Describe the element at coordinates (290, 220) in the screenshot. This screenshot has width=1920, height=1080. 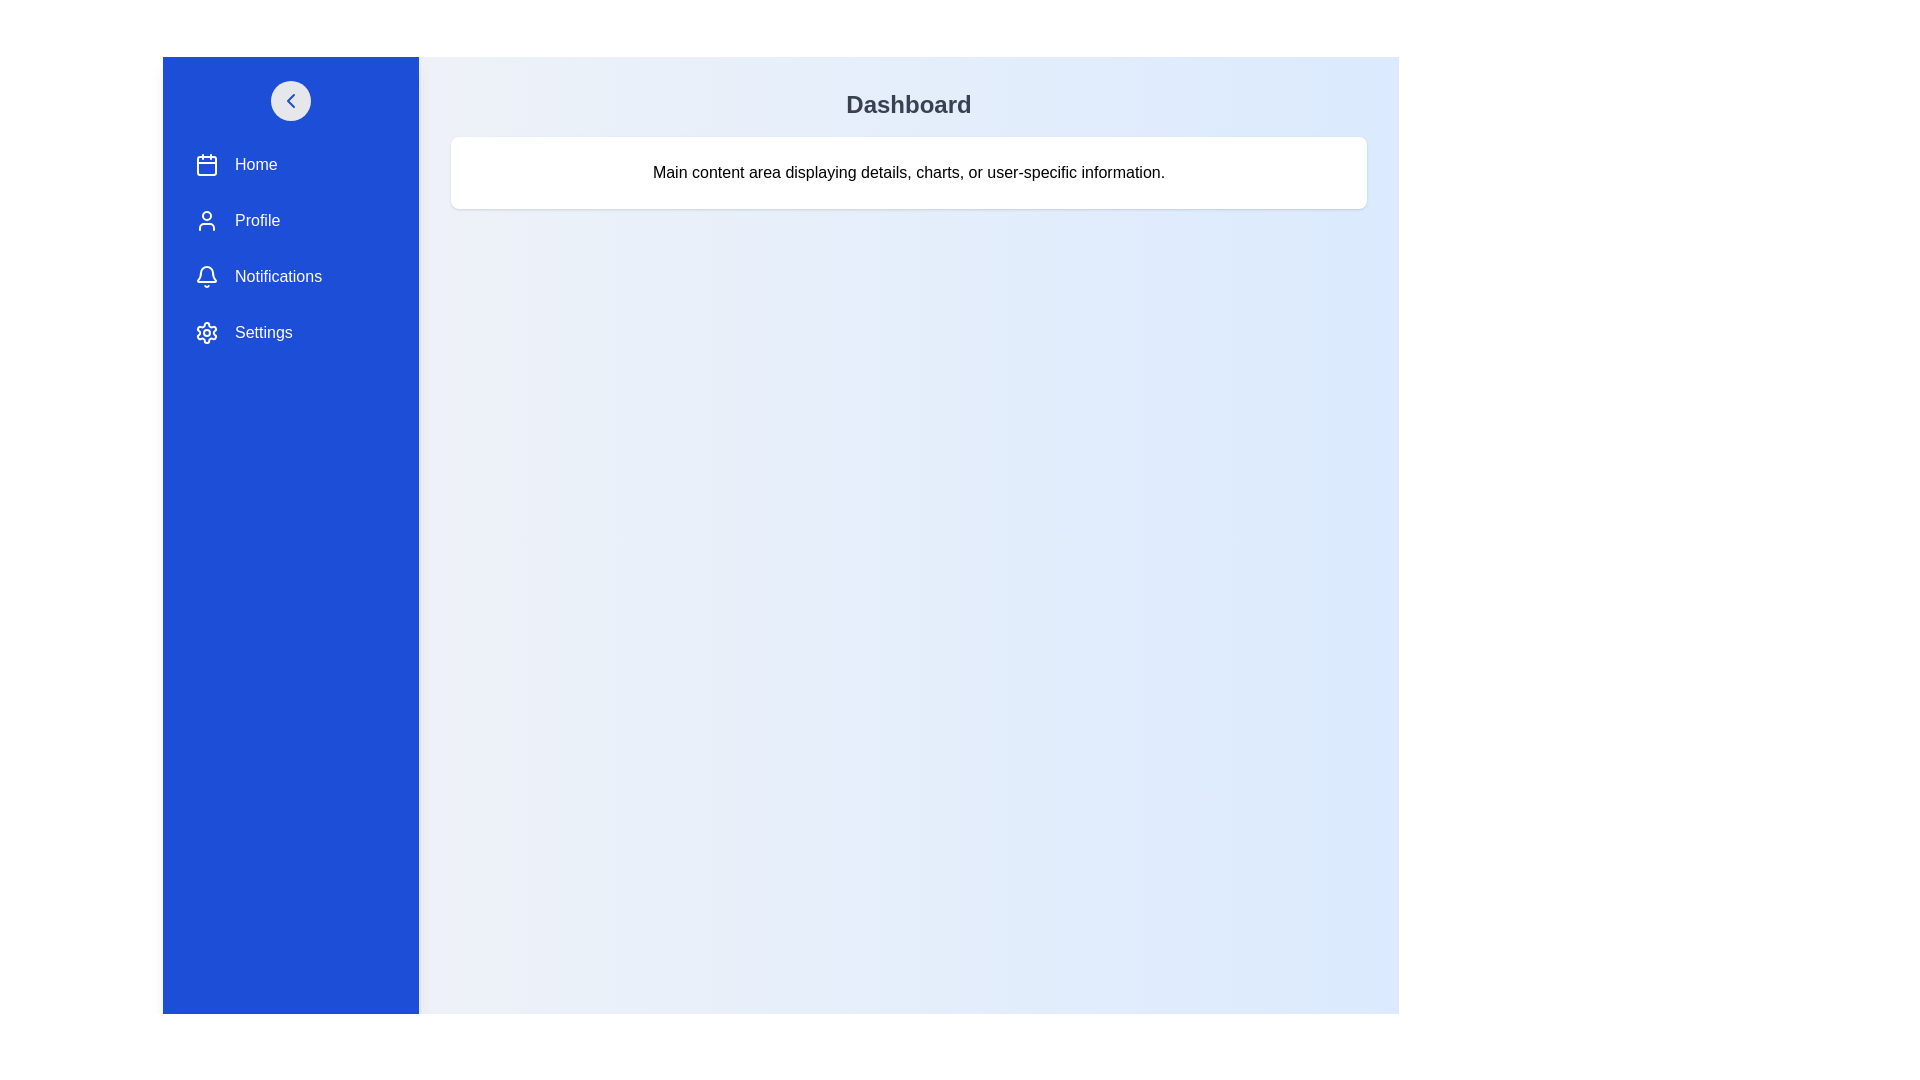
I see `the menu item Profile` at that location.